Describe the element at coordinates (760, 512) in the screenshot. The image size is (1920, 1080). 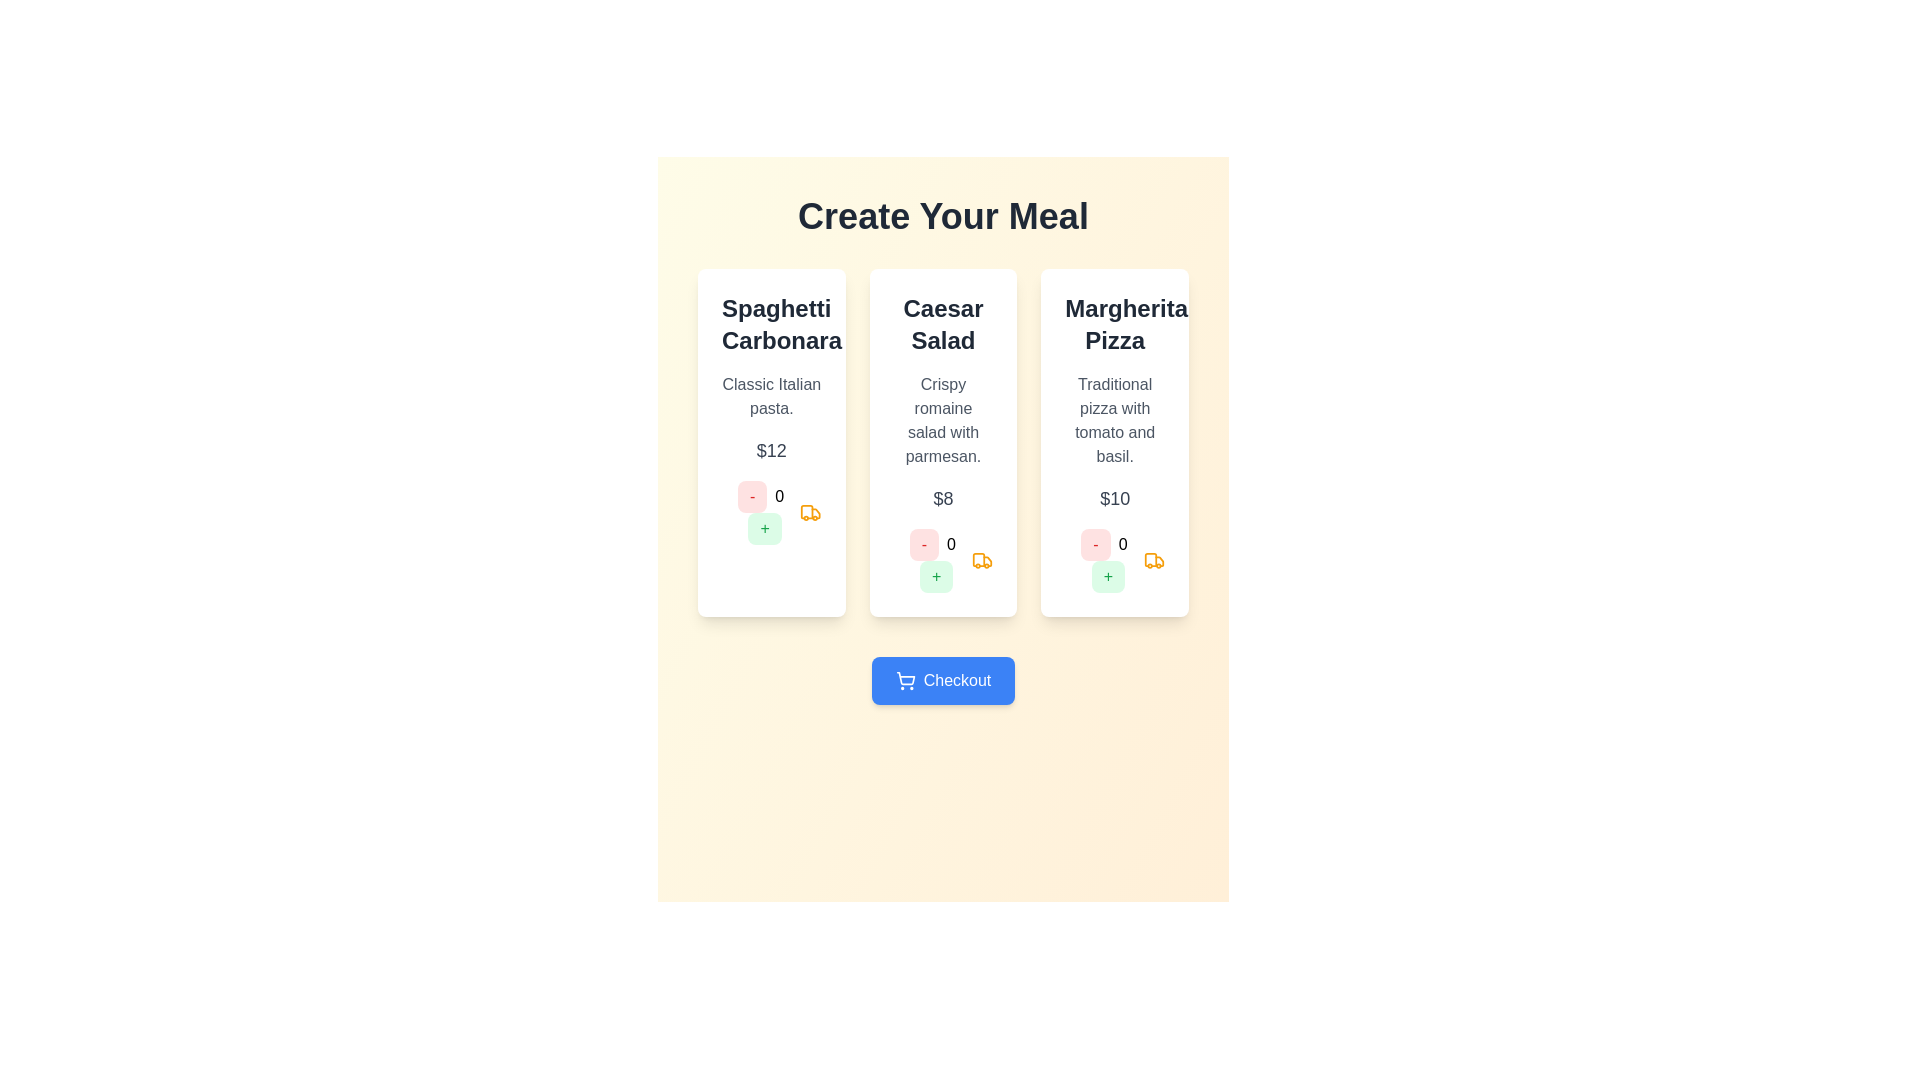
I see `the displayed number in the Composite control containing a red minus button, a numeral '0', and a green plus button, located in the Spaghetti Carbonara card, below '$12'` at that location.